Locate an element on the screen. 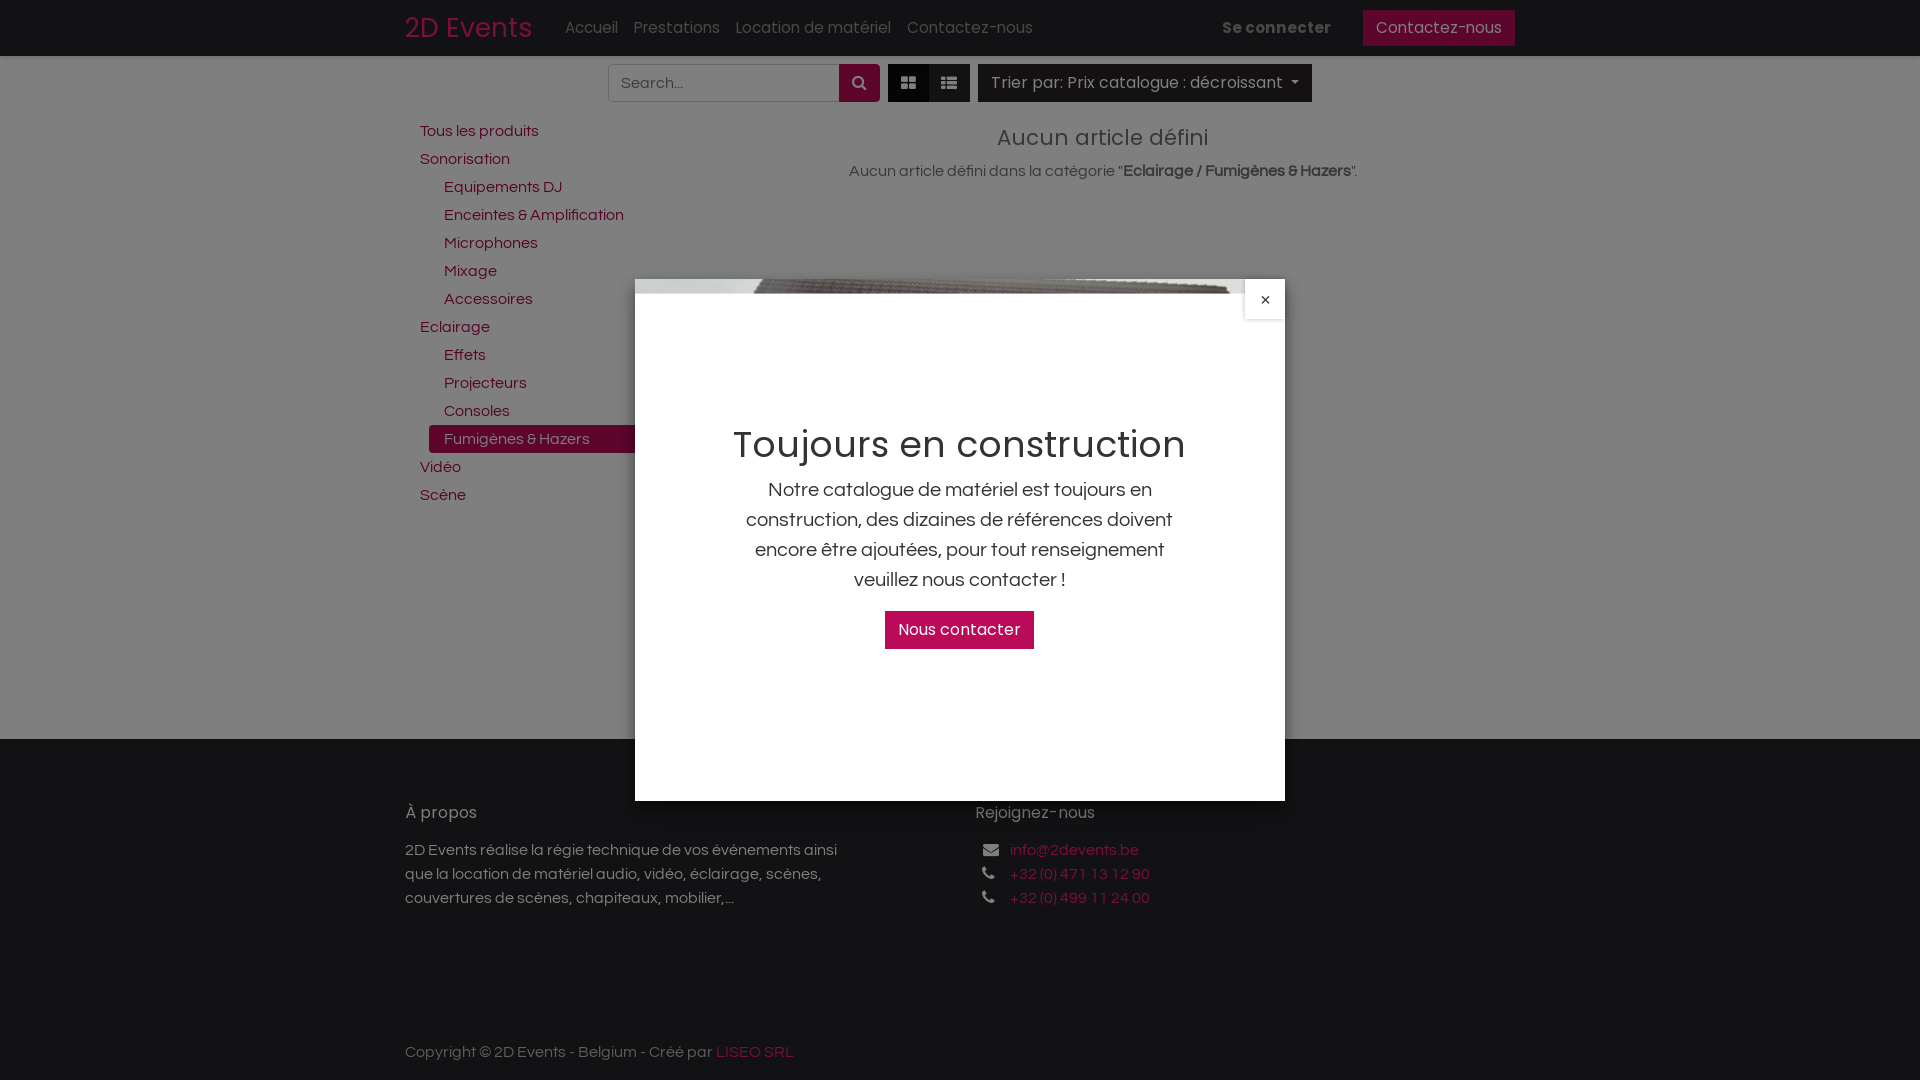 This screenshot has width=1920, height=1080. 'LISEO SRL' is located at coordinates (753, 1051).